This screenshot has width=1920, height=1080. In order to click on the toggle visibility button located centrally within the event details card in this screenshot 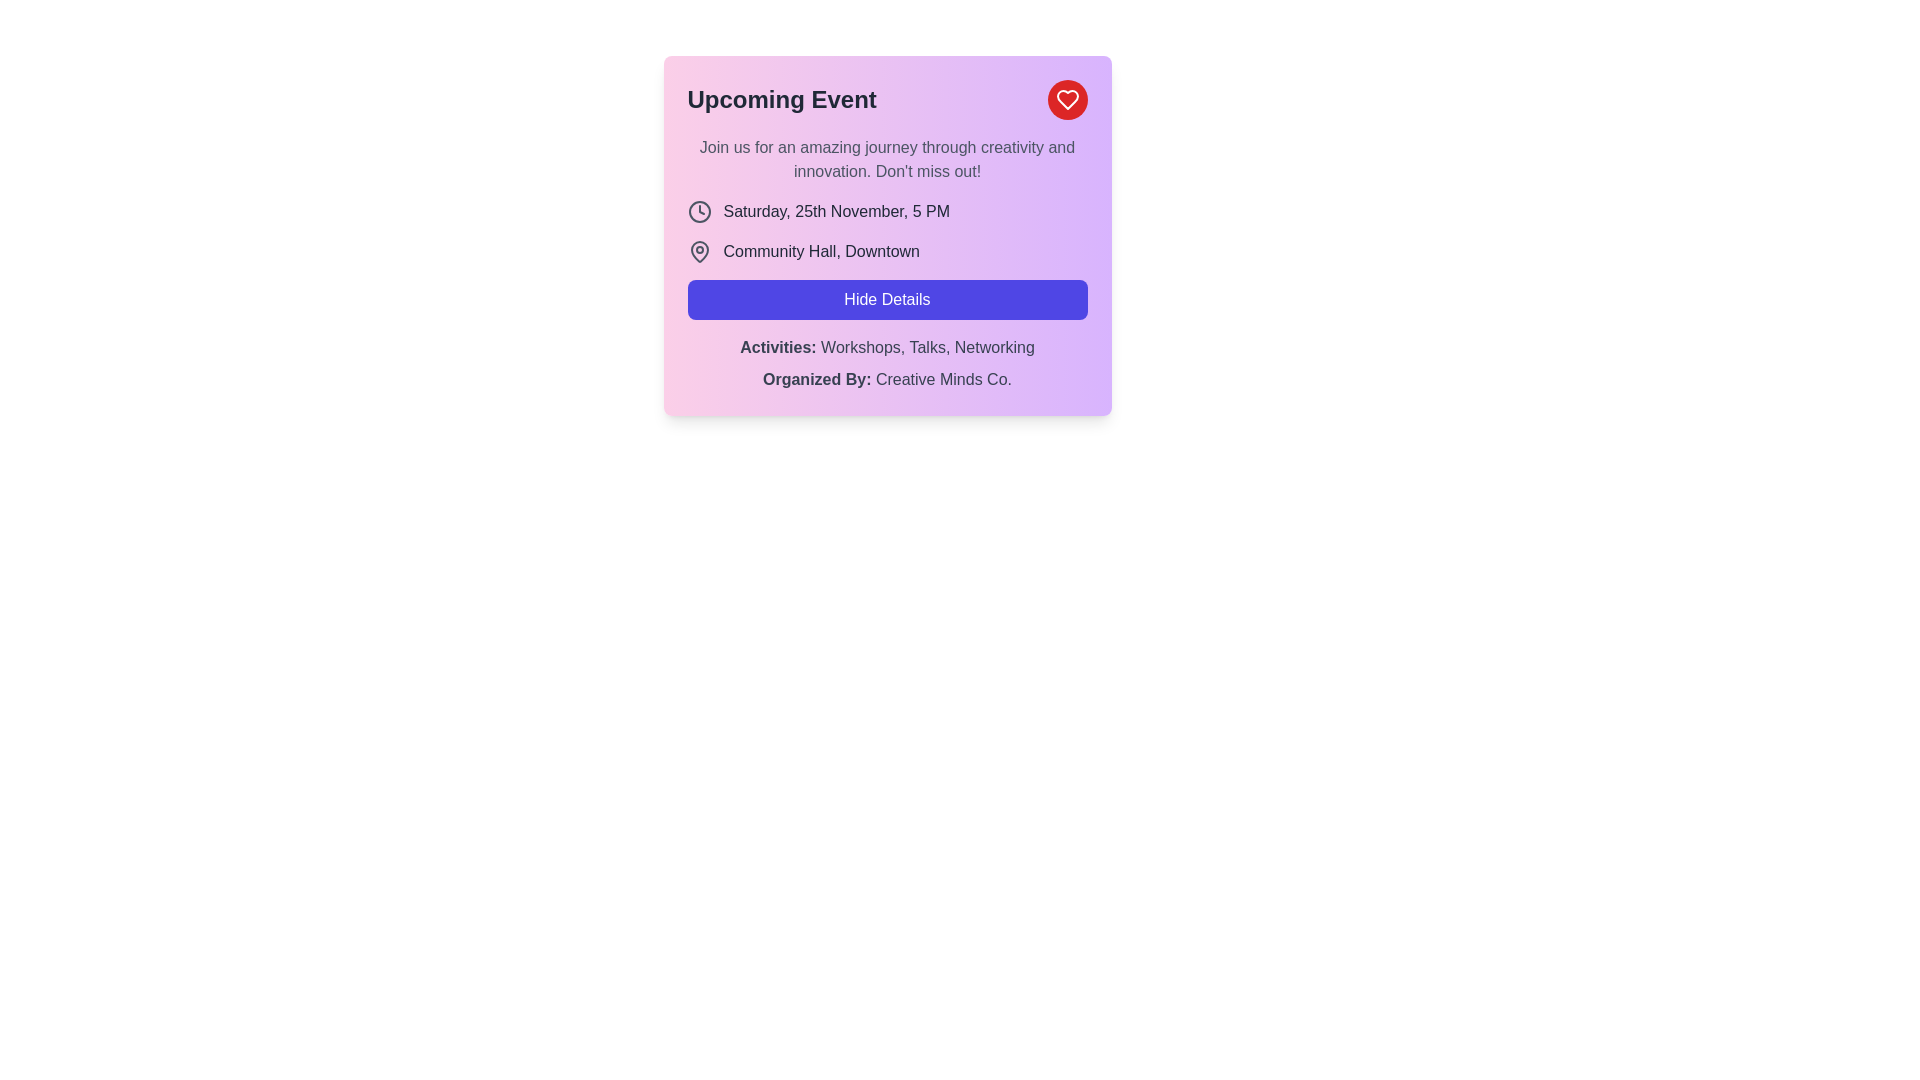, I will do `click(886, 300)`.